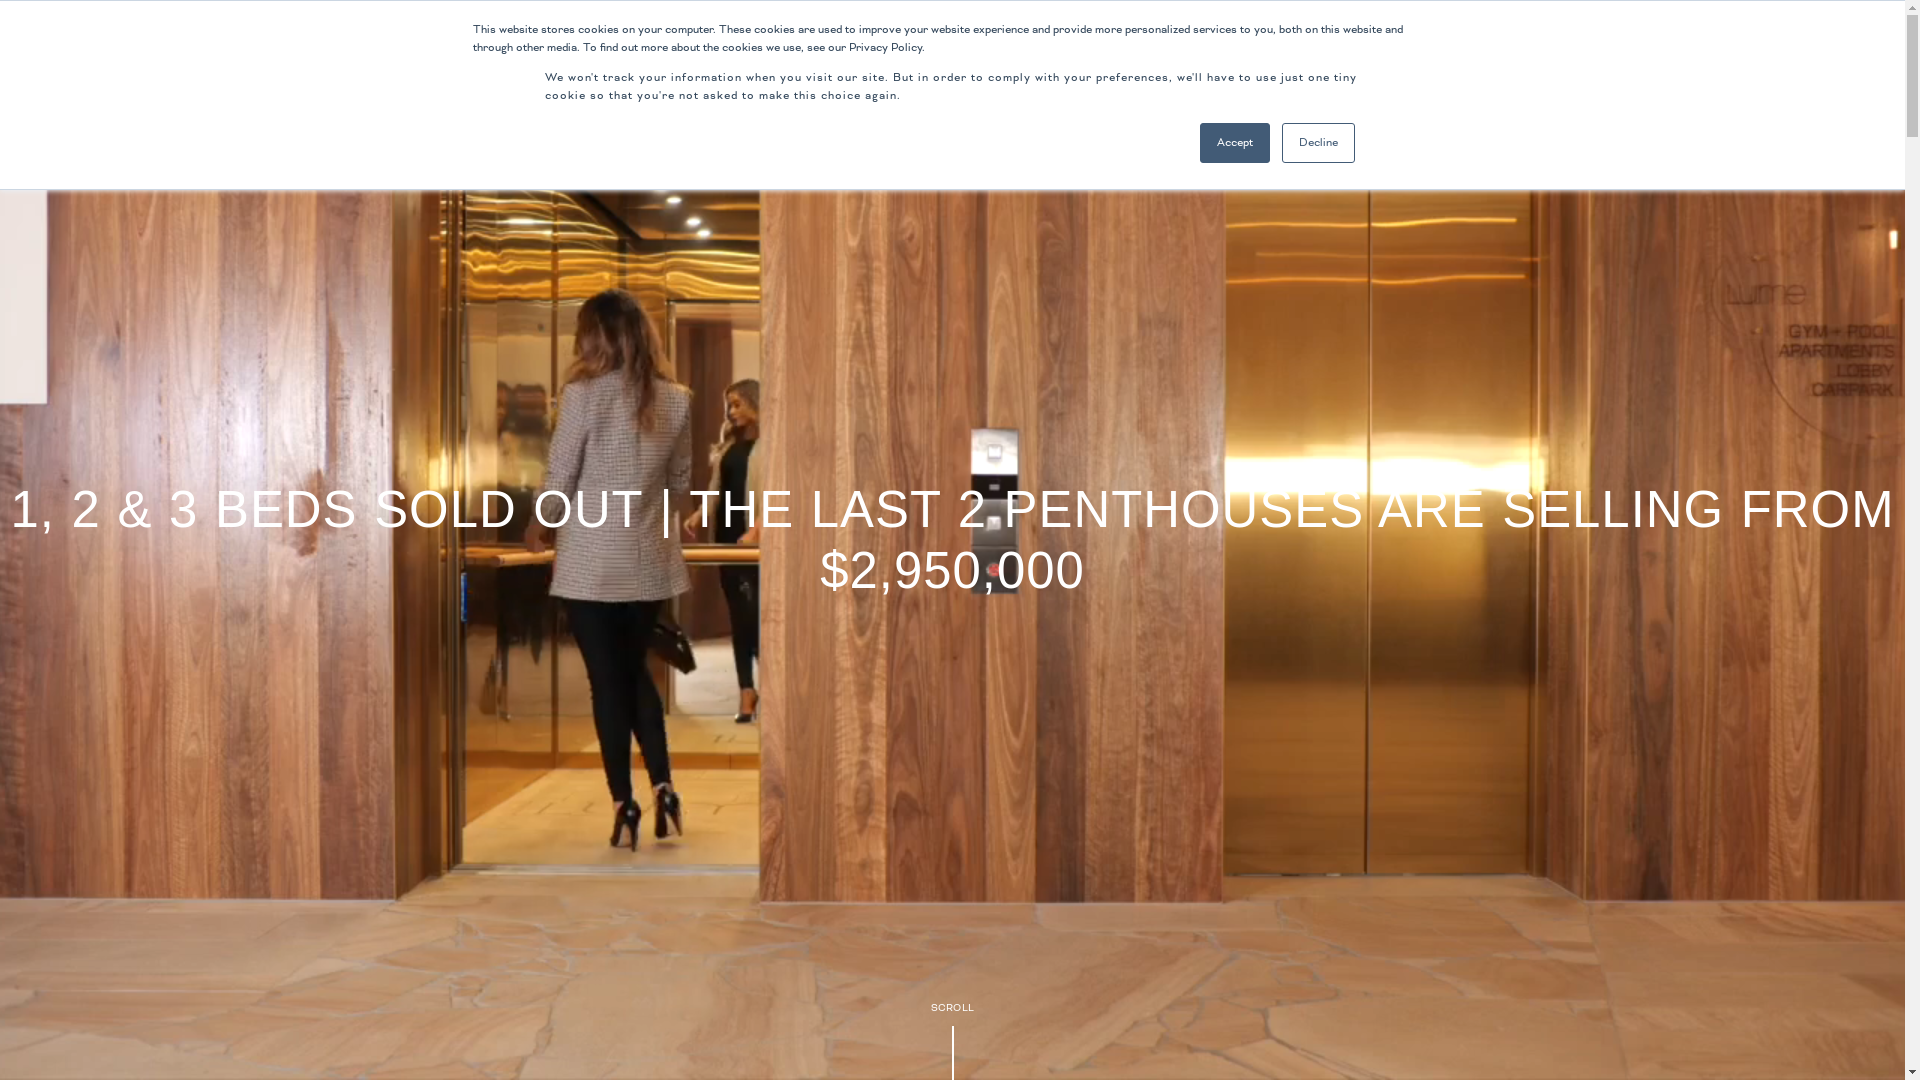 Image resolution: width=1920 pixels, height=1080 pixels. Describe the element at coordinates (1233, 141) in the screenshot. I see `'Accept'` at that location.